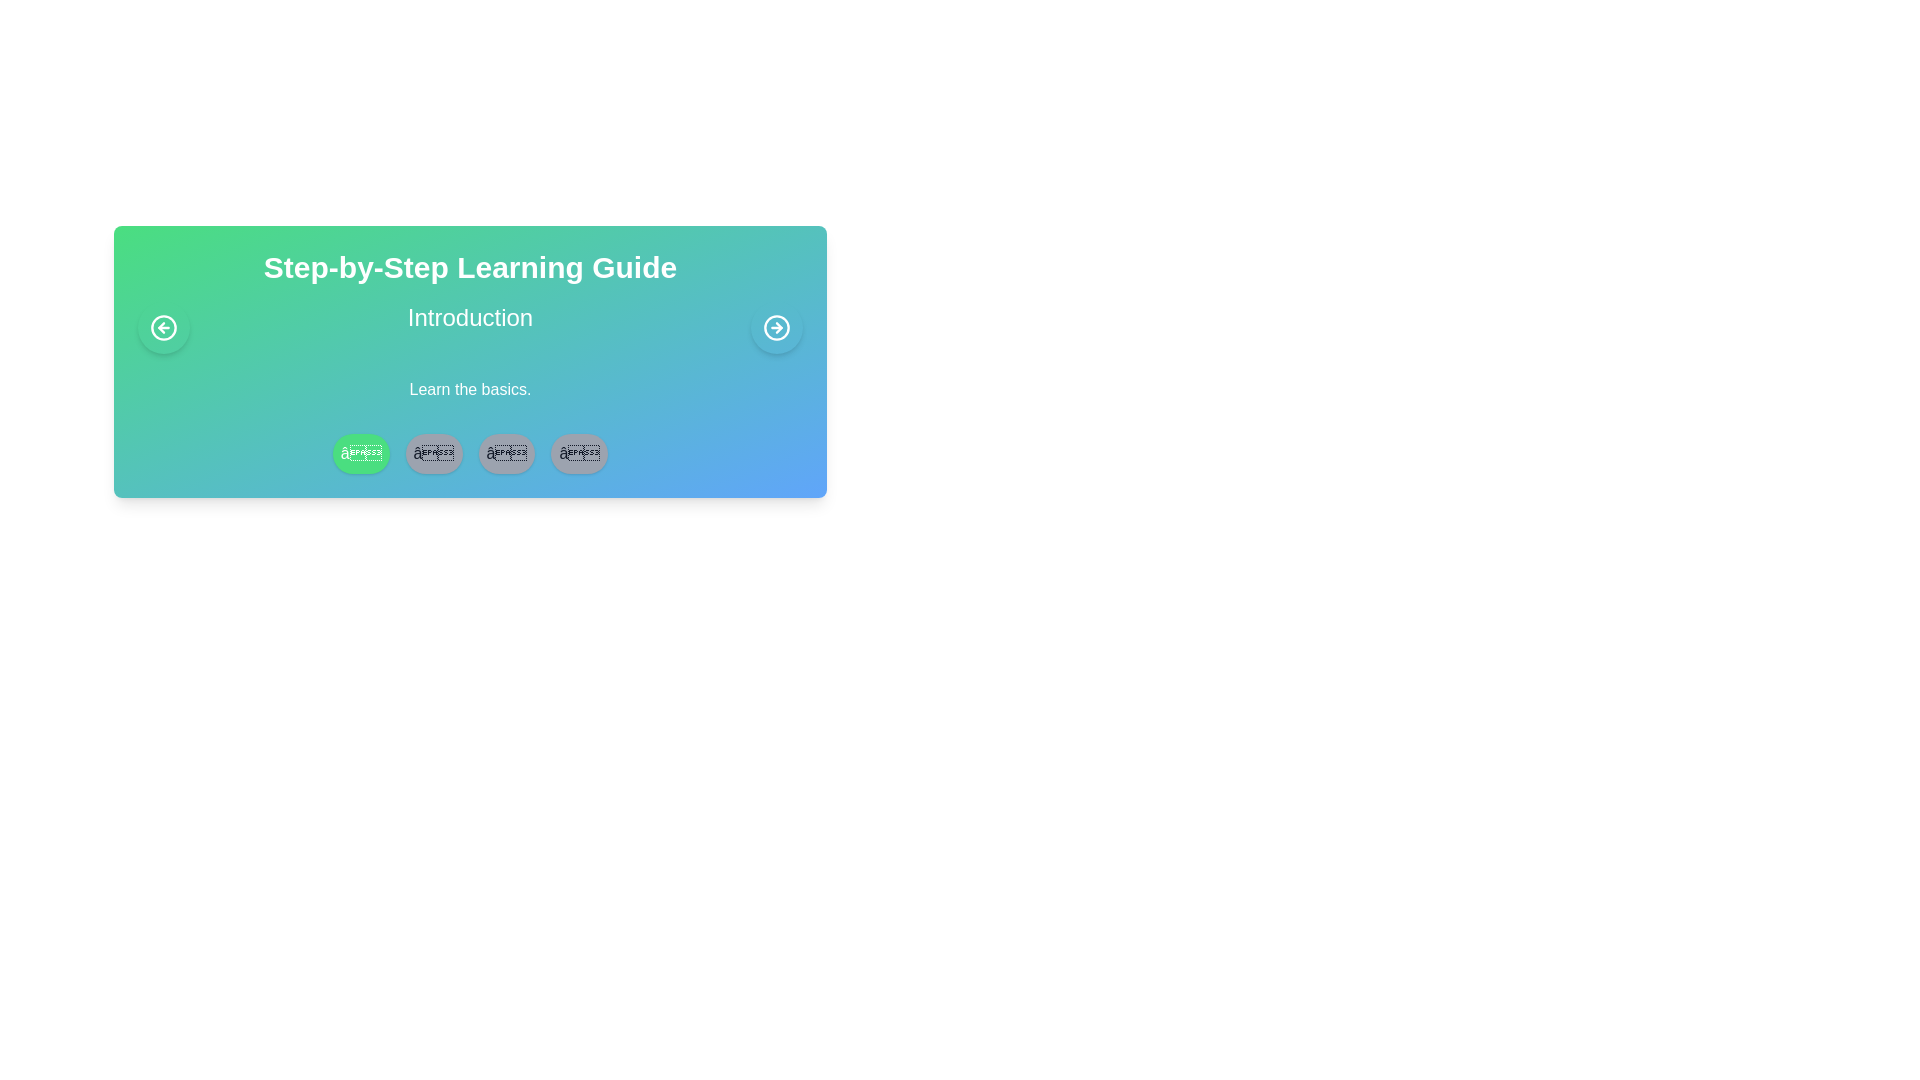 The width and height of the screenshot is (1920, 1080). What do you see at coordinates (433, 454) in the screenshot?
I see `the second circular button with a gray background, located near the bottom of the main content area, below the 'Learn the basics' text` at bounding box center [433, 454].